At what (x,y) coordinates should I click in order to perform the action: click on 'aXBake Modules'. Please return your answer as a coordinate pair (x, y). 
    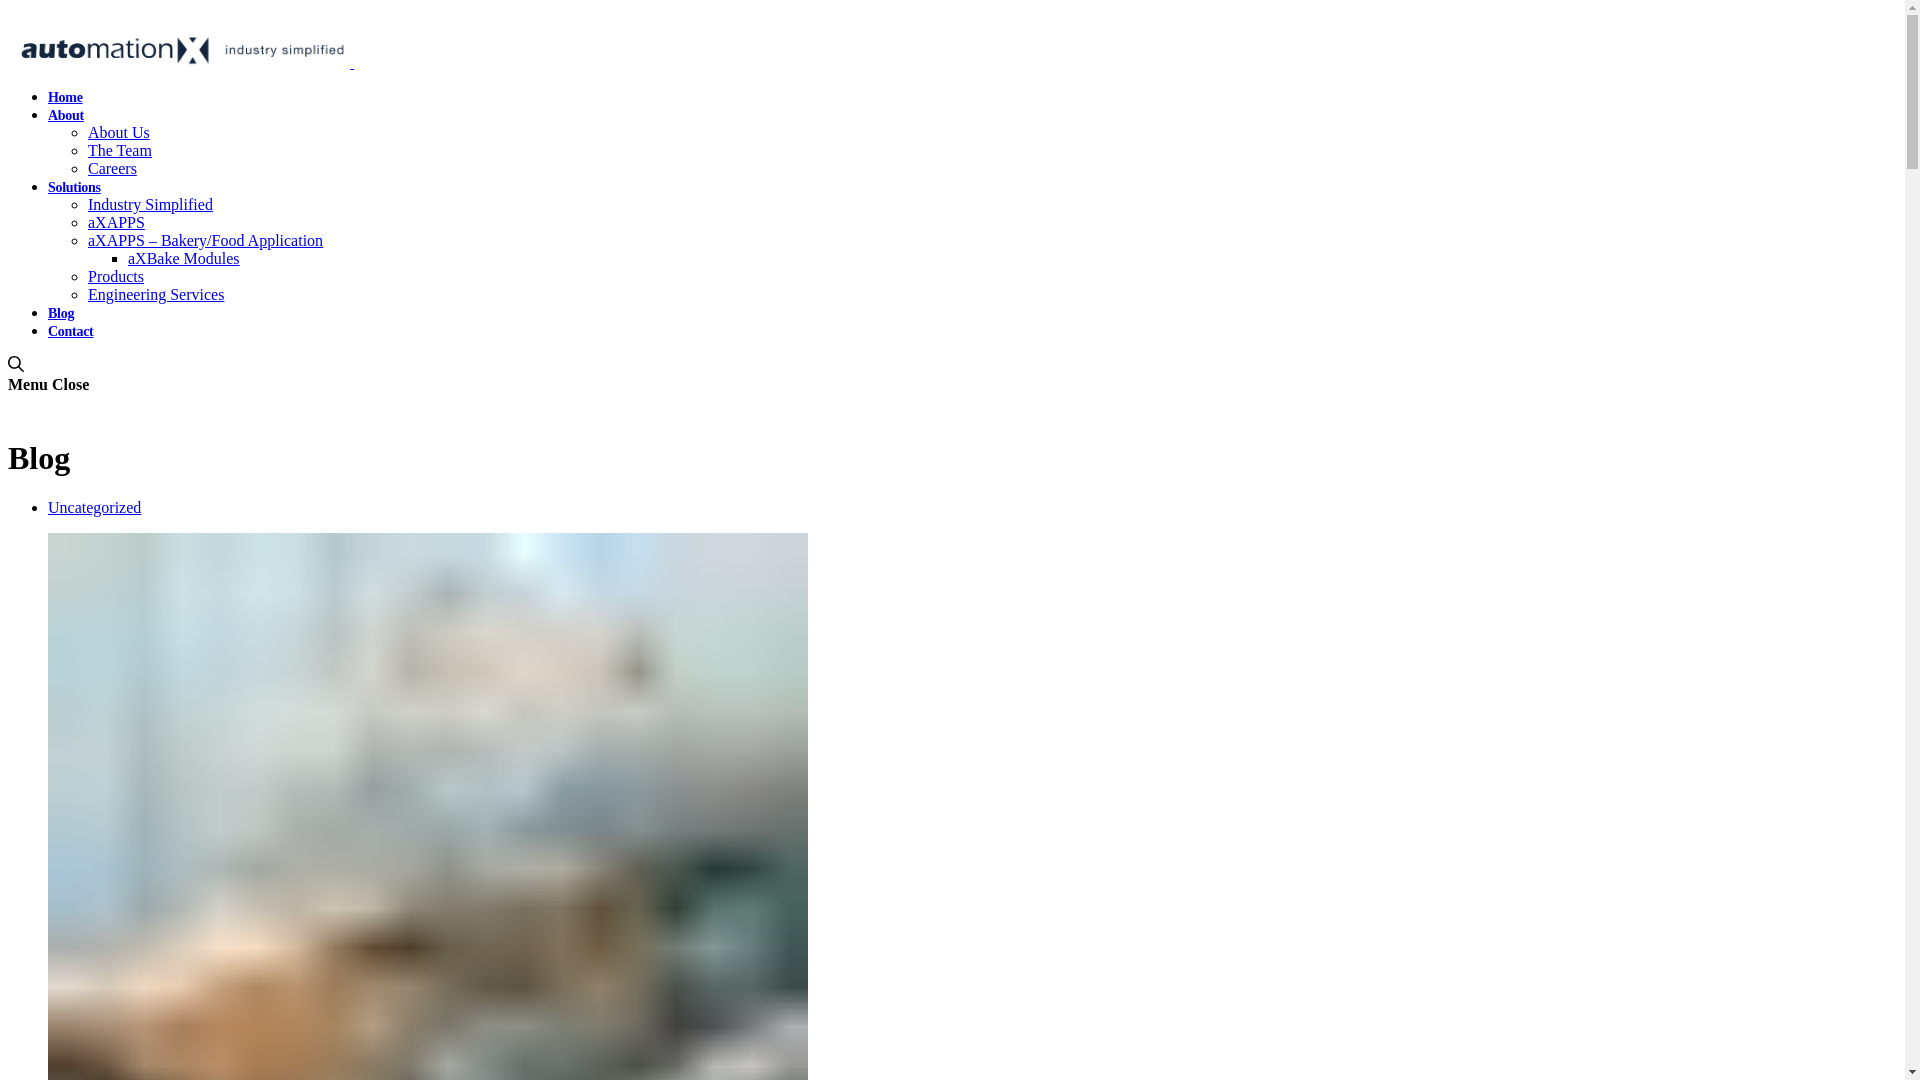
    Looking at the image, I should click on (183, 257).